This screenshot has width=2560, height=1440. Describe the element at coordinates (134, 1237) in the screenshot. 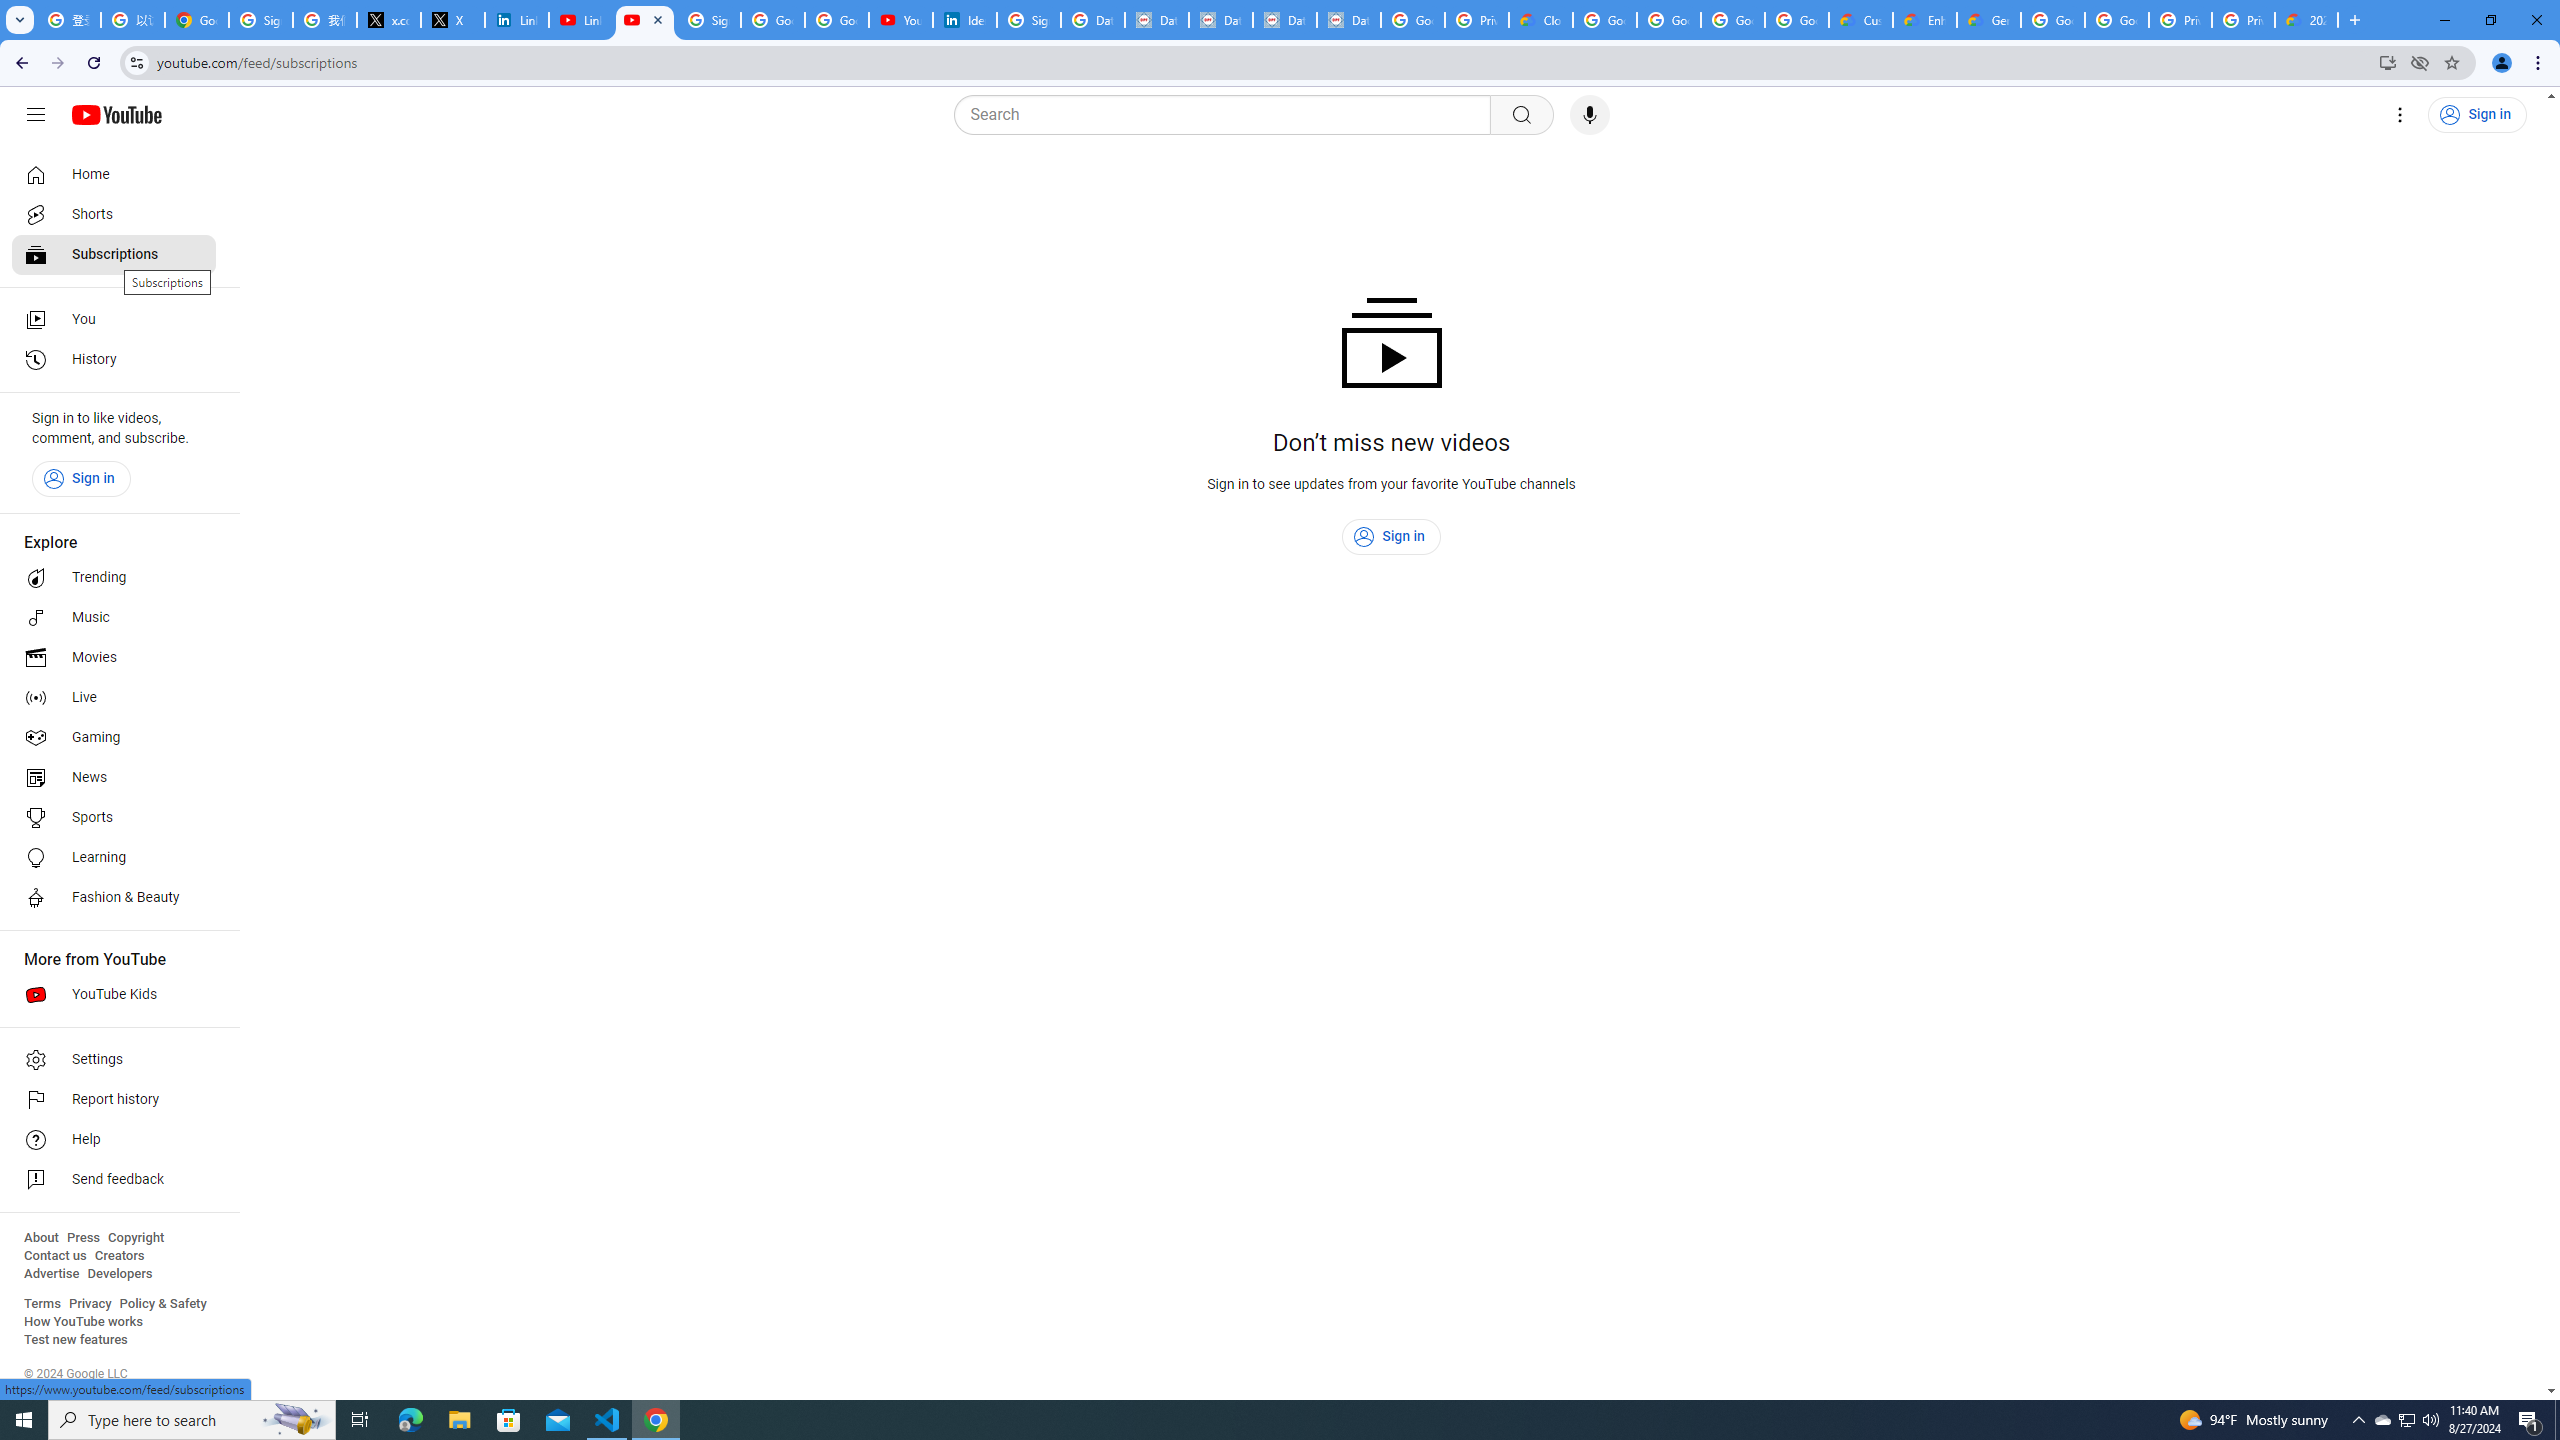

I see `'Copyright'` at that location.